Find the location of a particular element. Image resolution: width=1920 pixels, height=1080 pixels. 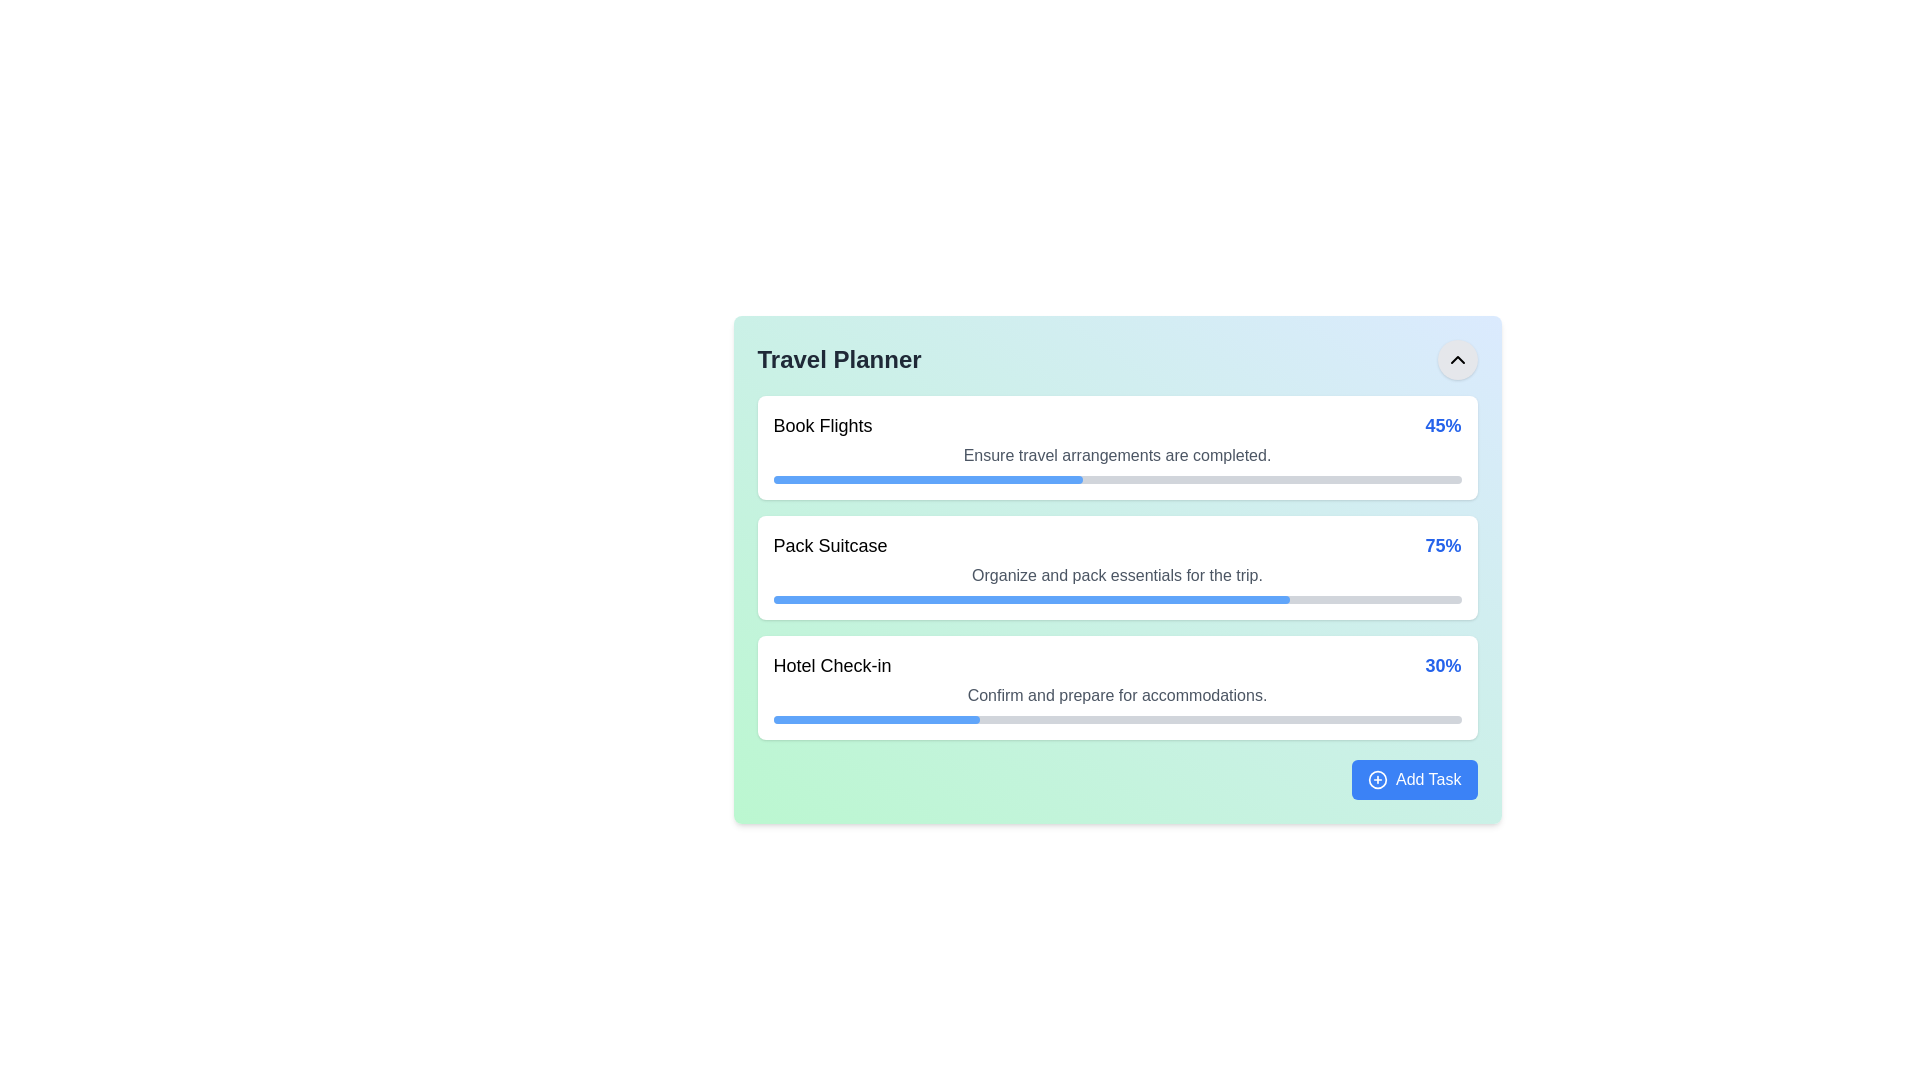

the progress bar segment that visually represents the completion percentage (45%) of the 'Book Flights' task in the 'Travel Planner' is located at coordinates (927, 479).